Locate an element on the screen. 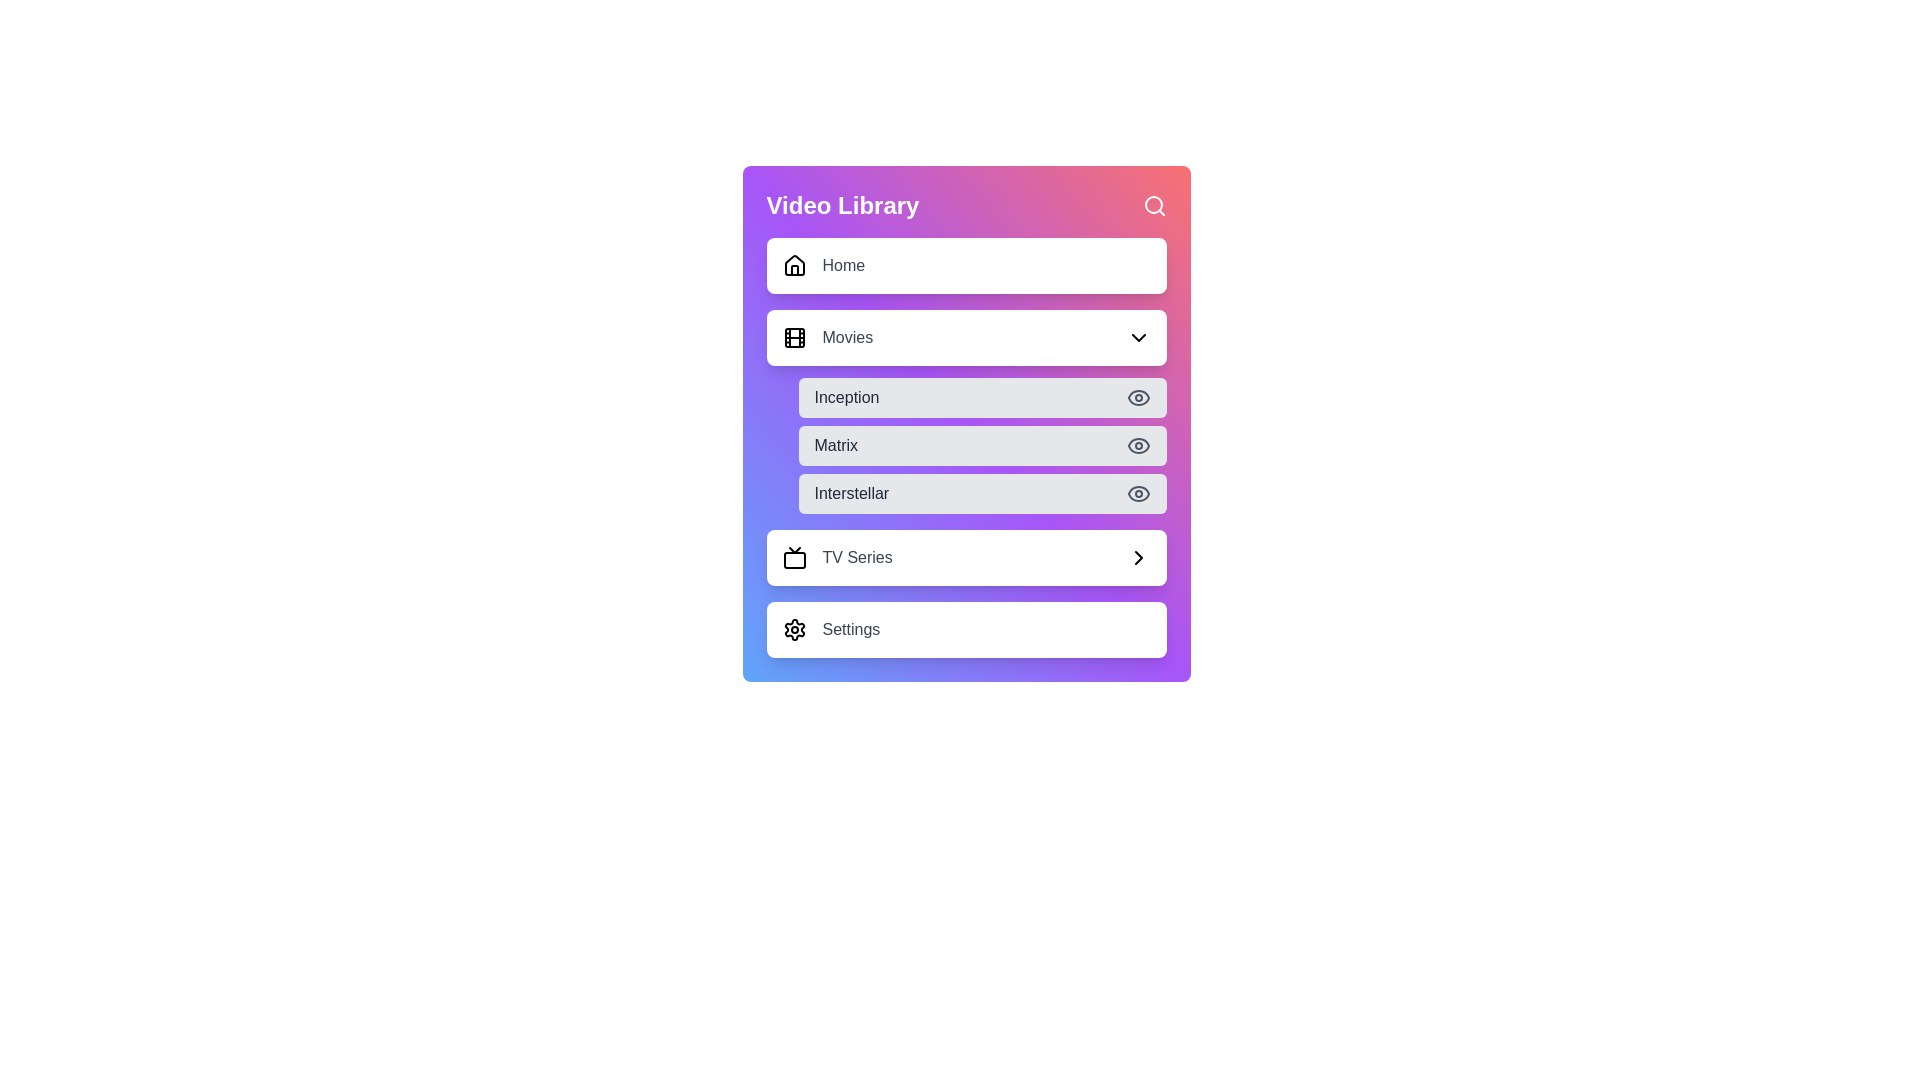 The image size is (1920, 1080). the decorative settings icon located as the first visual component on the left in the 'Settings' row, which is positioned below the 'TV Series' entry is located at coordinates (793, 628).